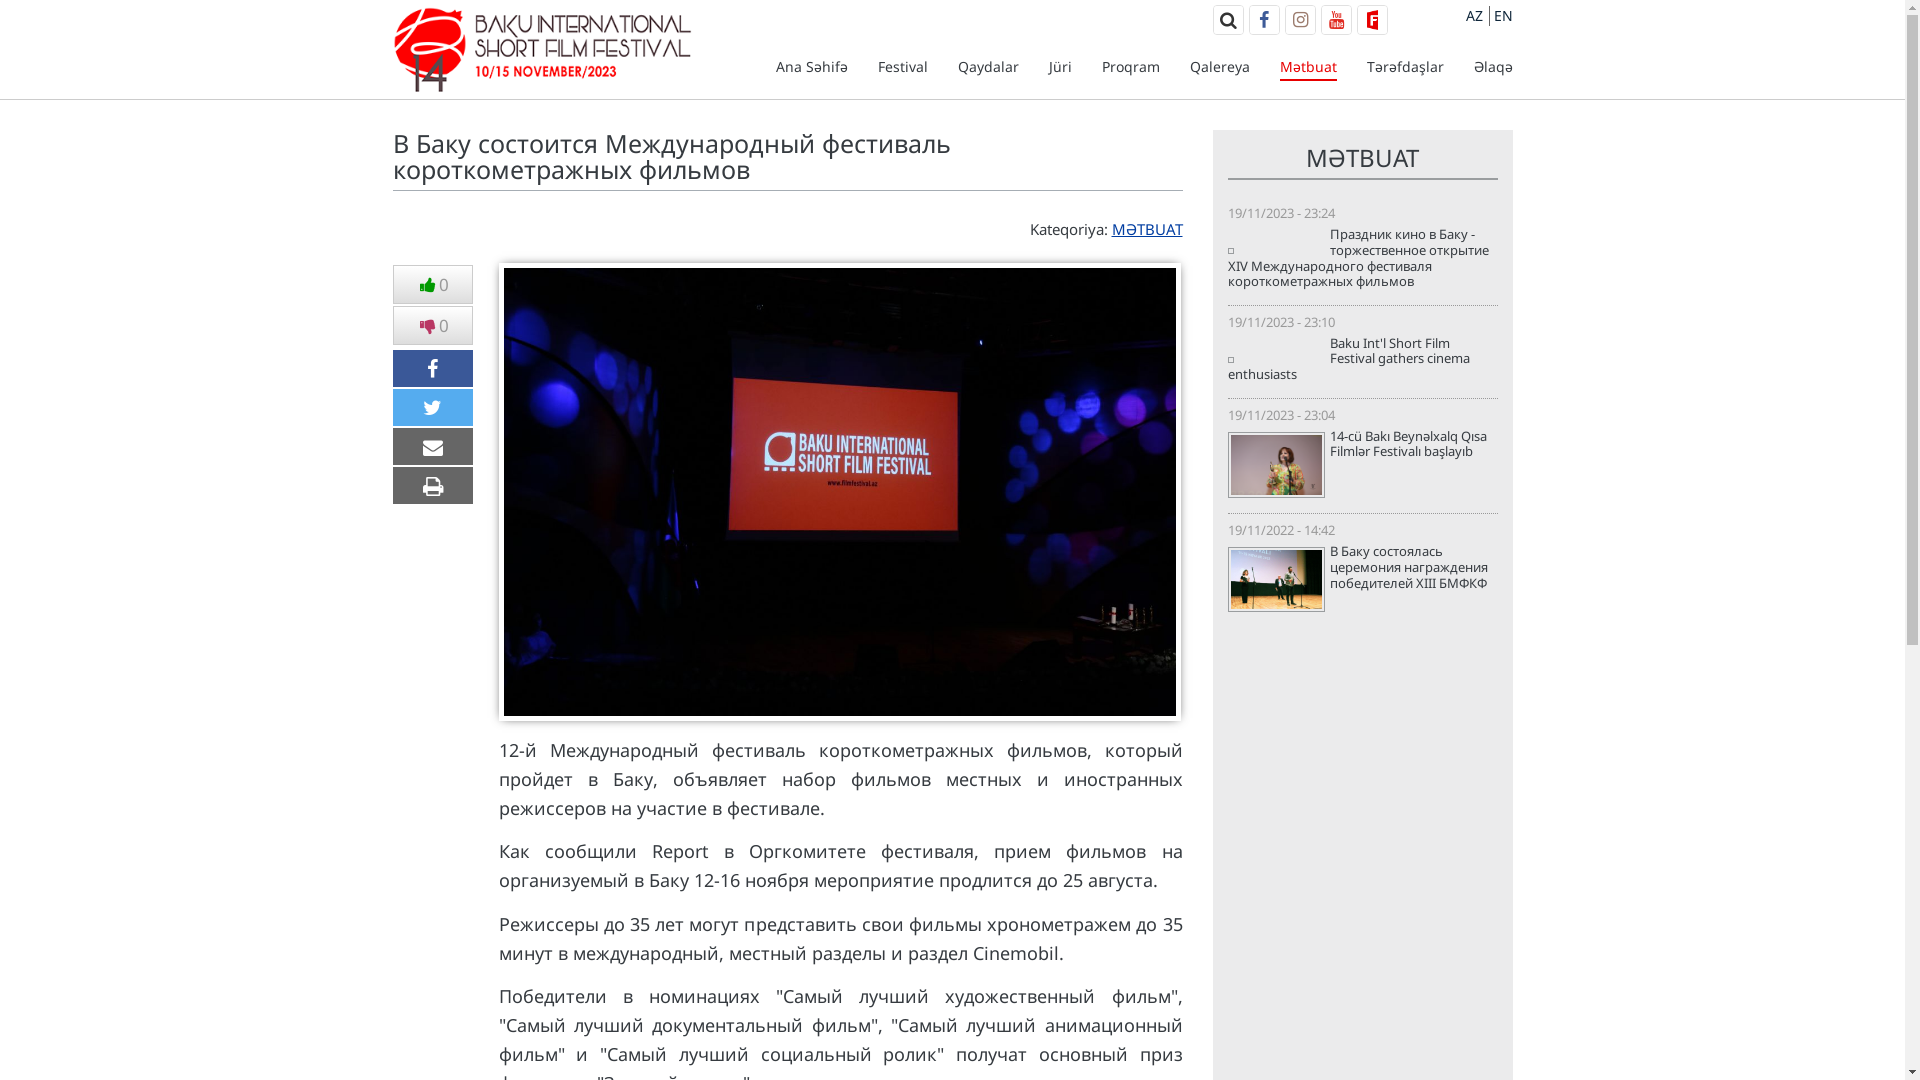 Image resolution: width=1920 pixels, height=1080 pixels. Describe the element at coordinates (1218, 65) in the screenshot. I see `'Qalereya'` at that location.